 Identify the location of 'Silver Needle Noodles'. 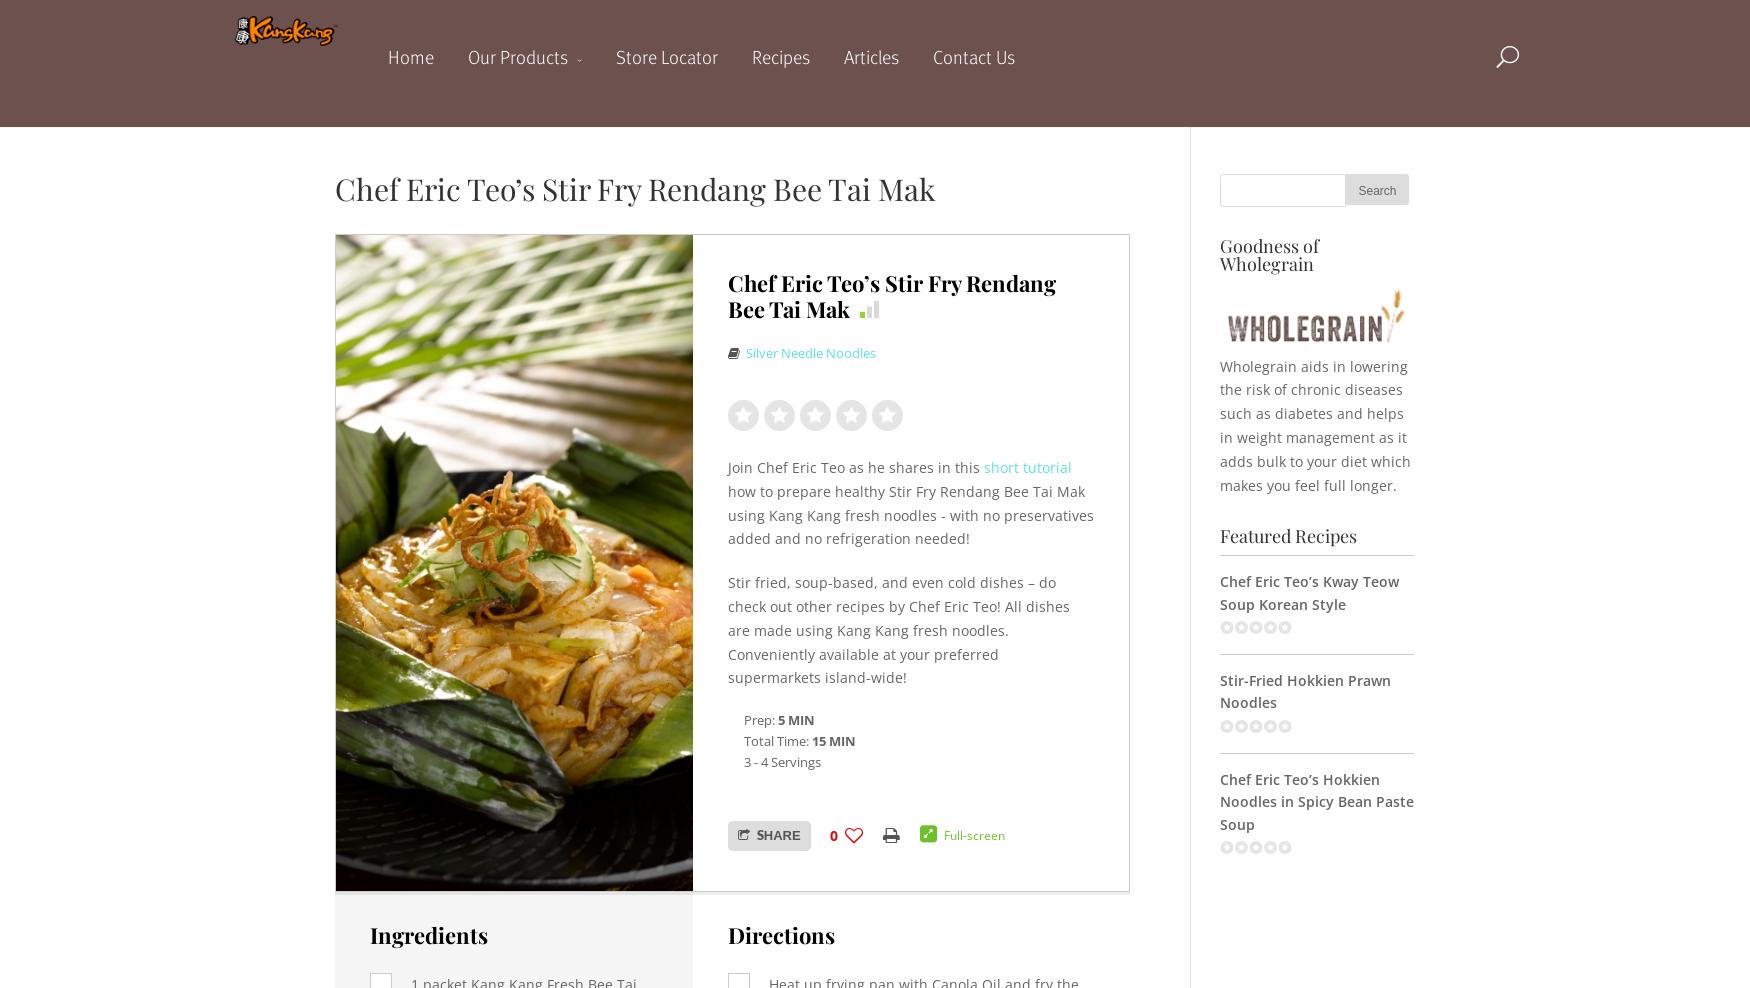
(744, 353).